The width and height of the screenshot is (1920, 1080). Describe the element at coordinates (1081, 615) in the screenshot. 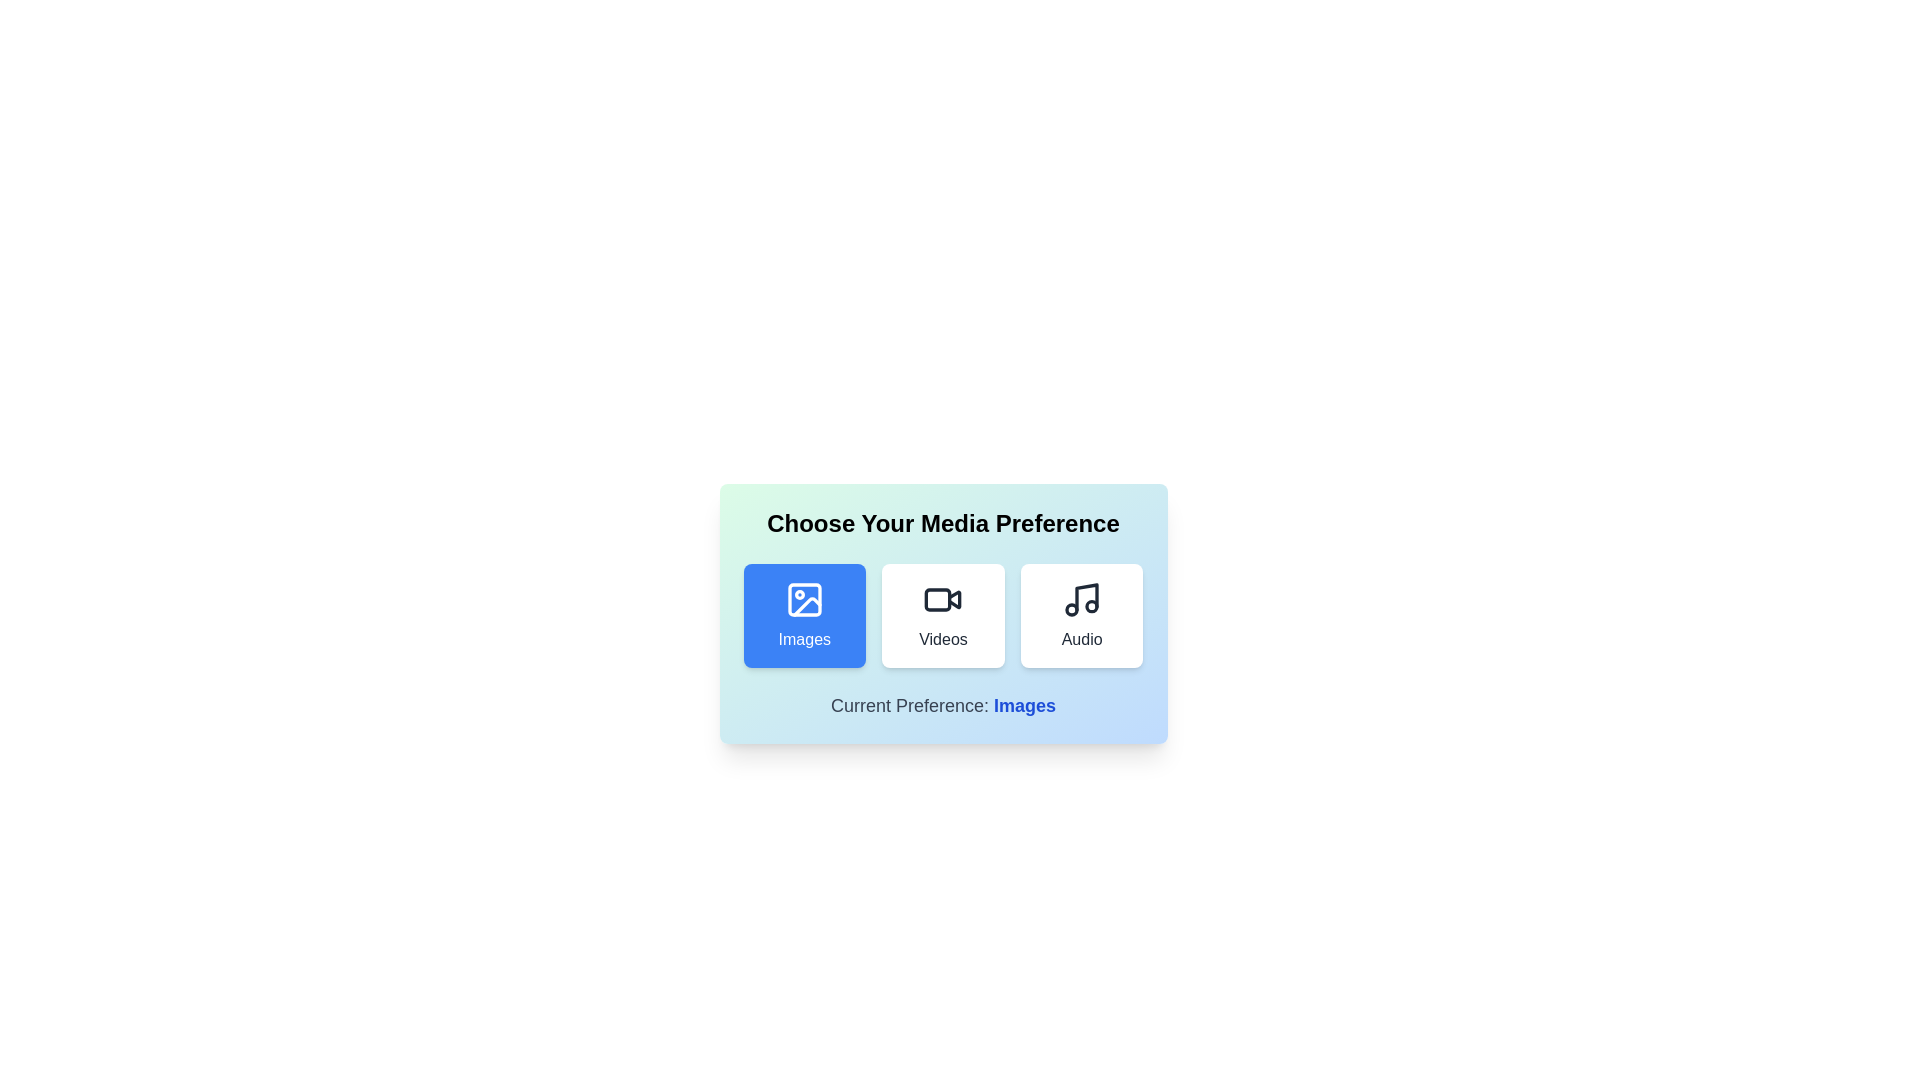

I see `the media preference option Audio` at that location.